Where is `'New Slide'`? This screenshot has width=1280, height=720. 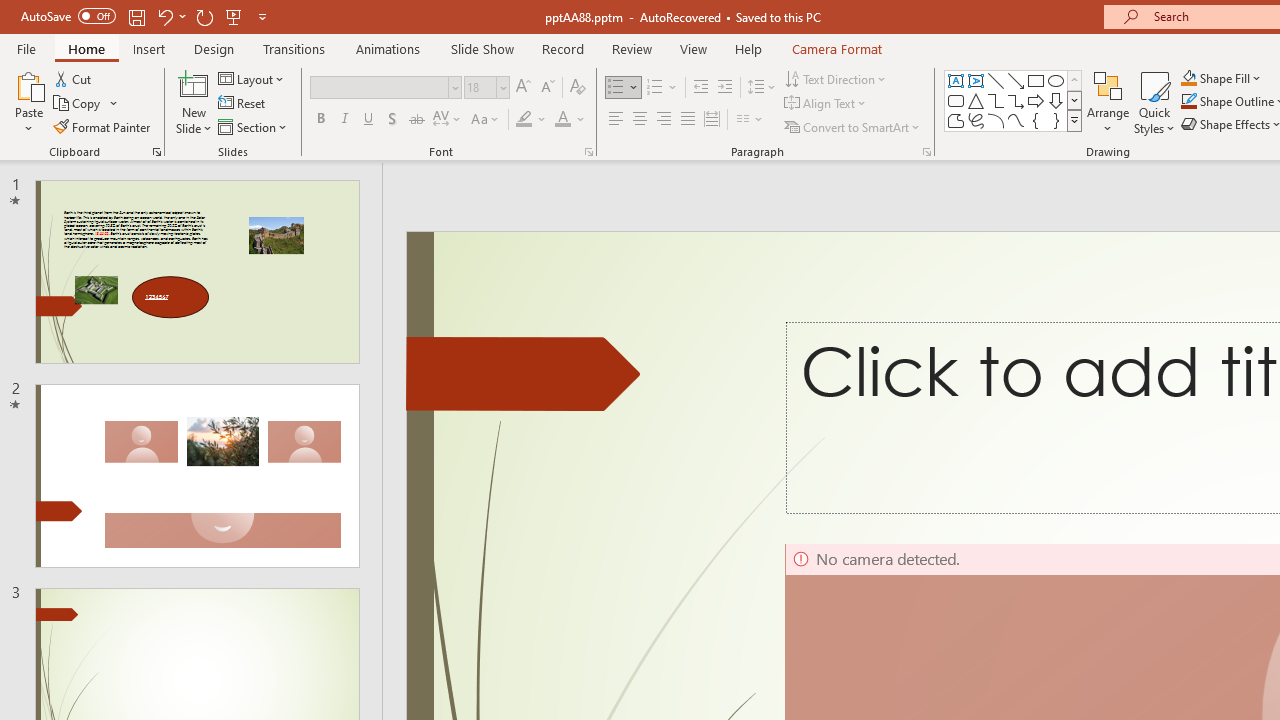 'New Slide' is located at coordinates (193, 84).